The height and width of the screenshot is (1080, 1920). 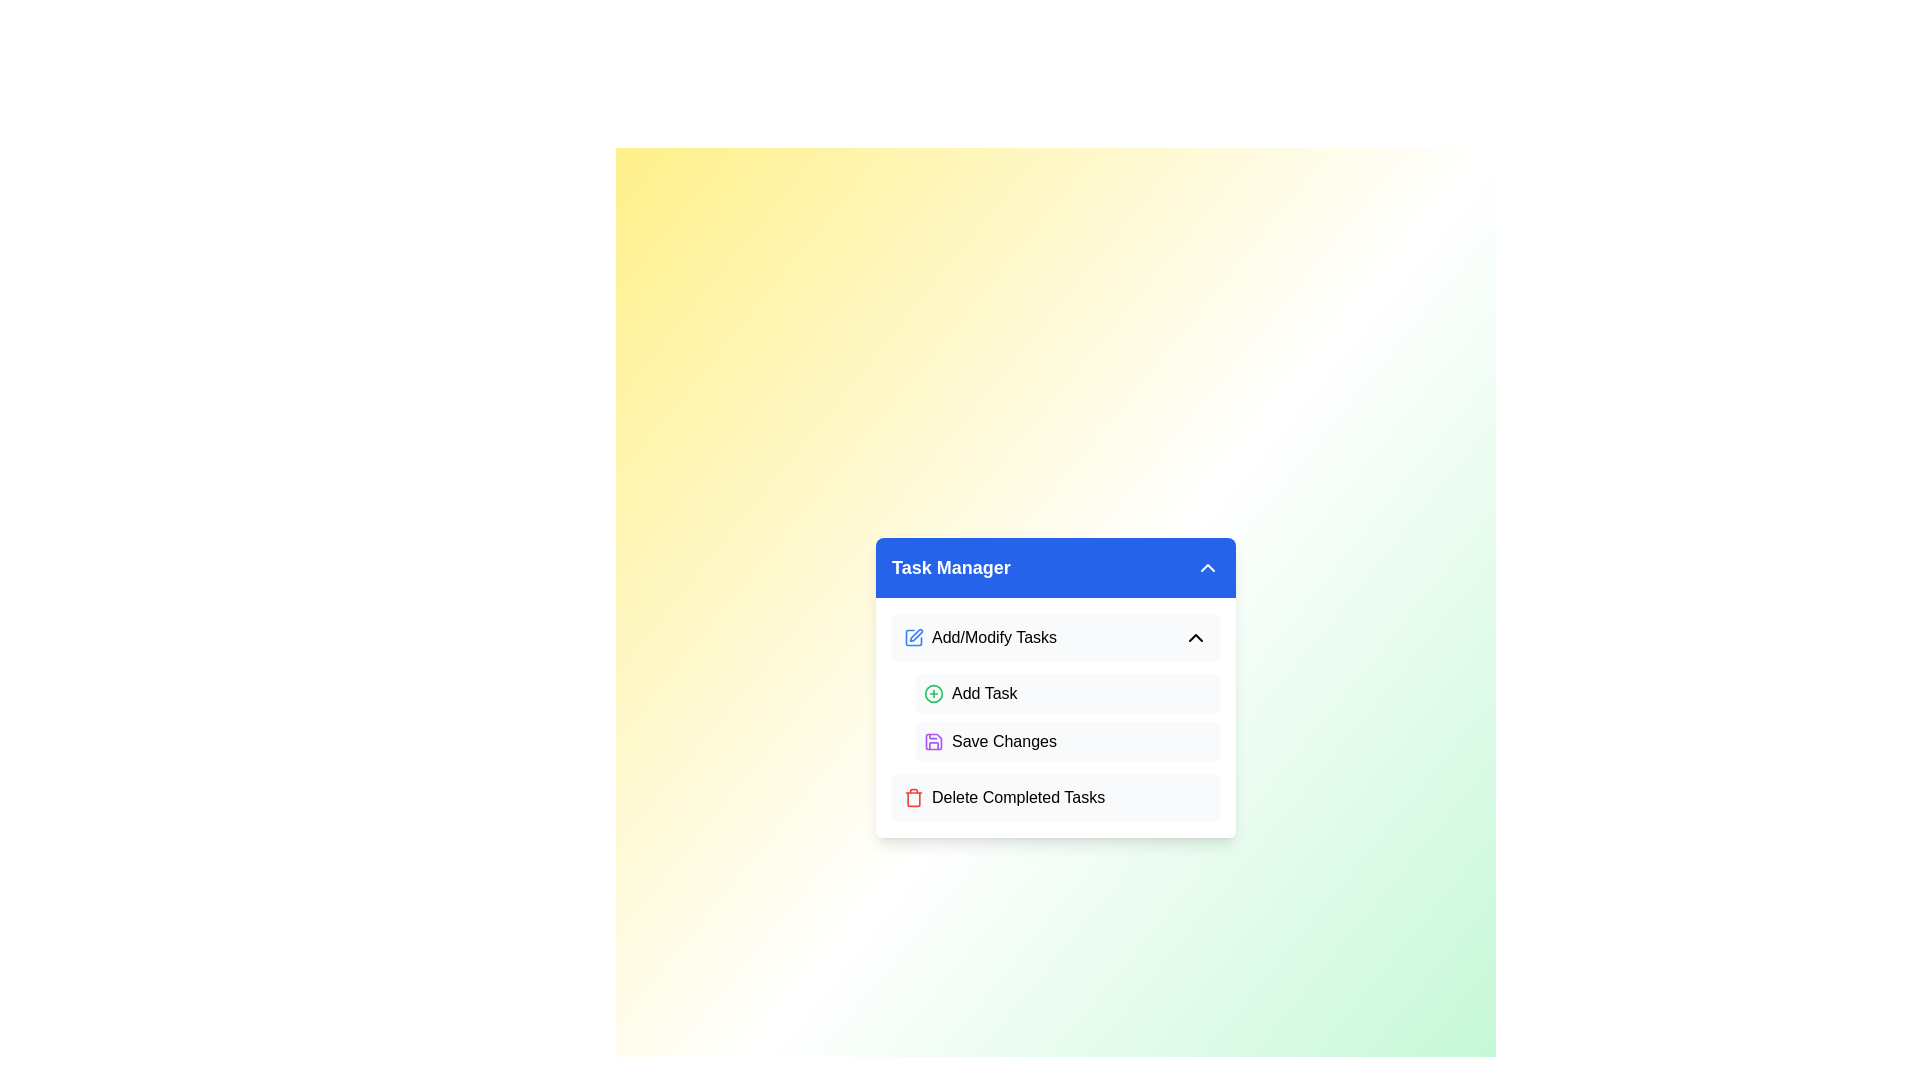 I want to click on the icon representing the 'Add/Modify Tasks' functionality, which is the leftmost component in the row within the 'Task Manager' dropdown menu, so click(x=912, y=637).